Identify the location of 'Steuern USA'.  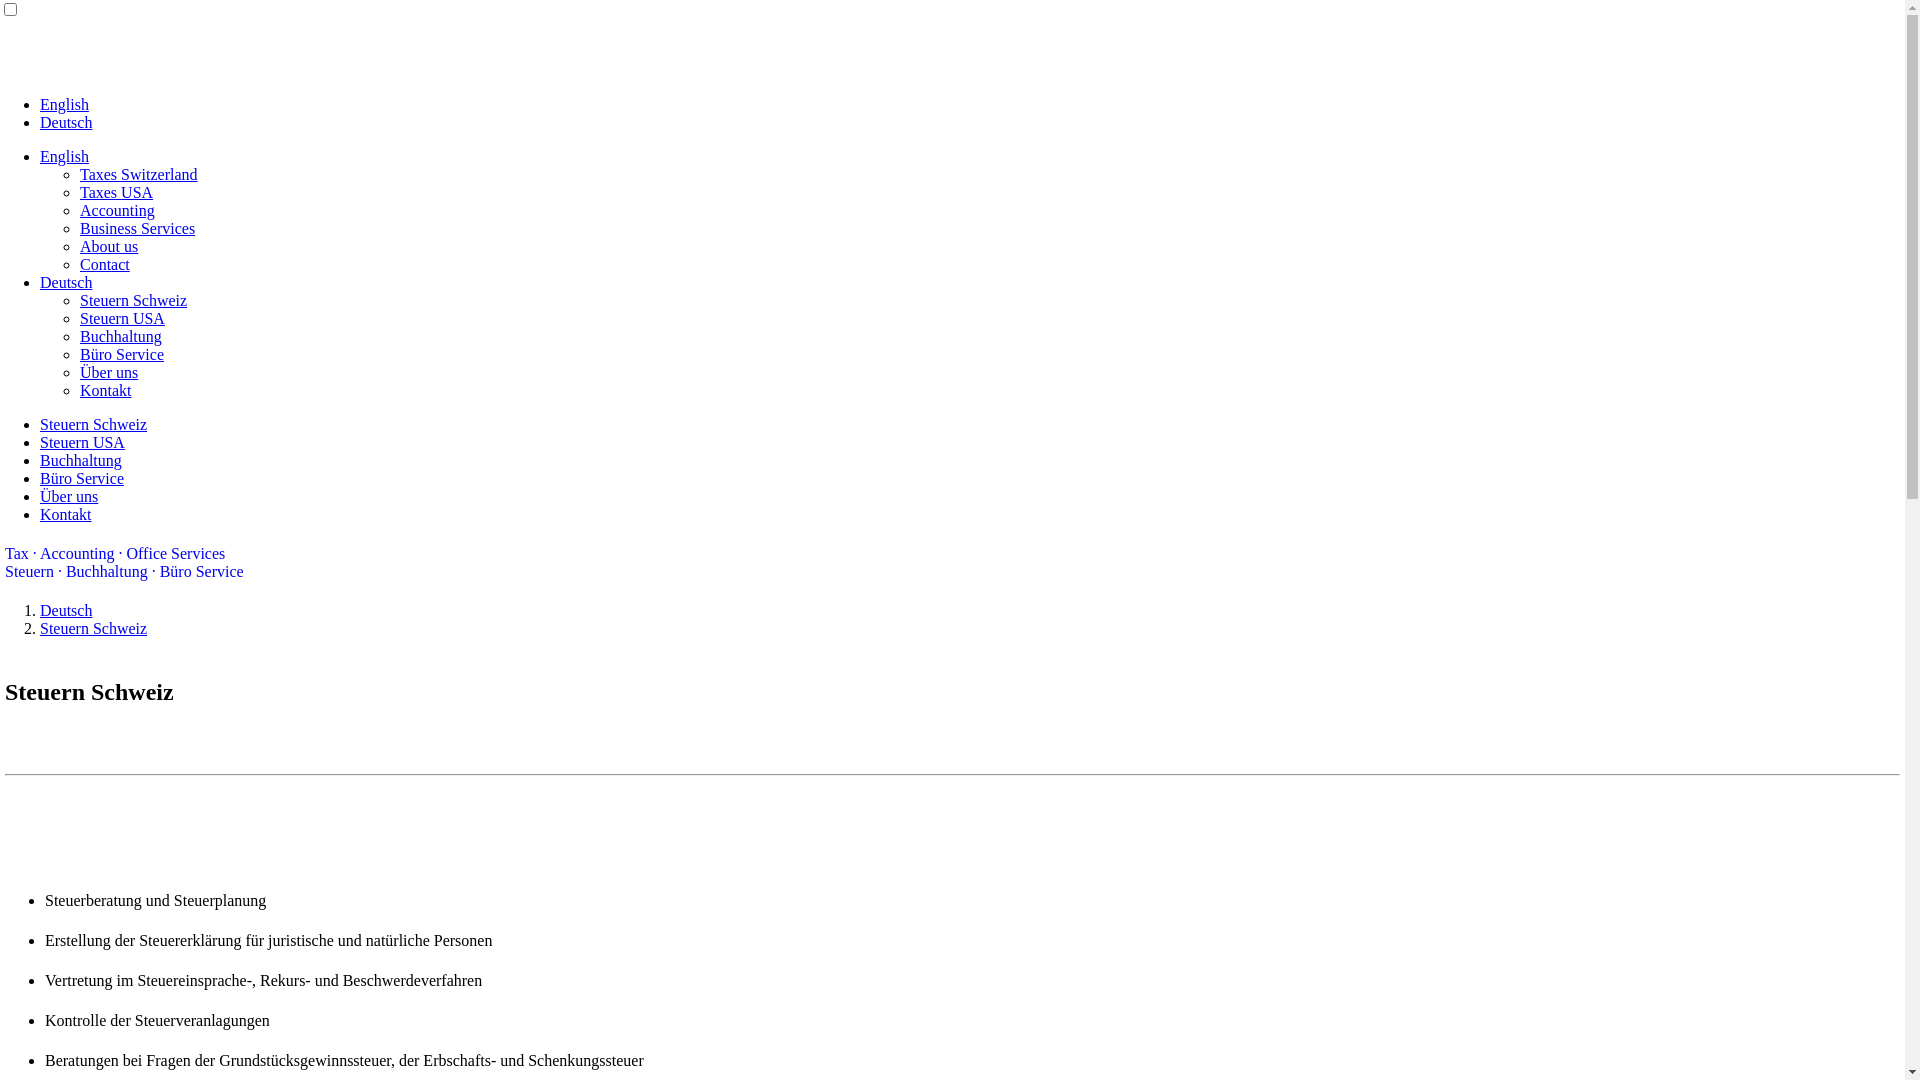
(80, 317).